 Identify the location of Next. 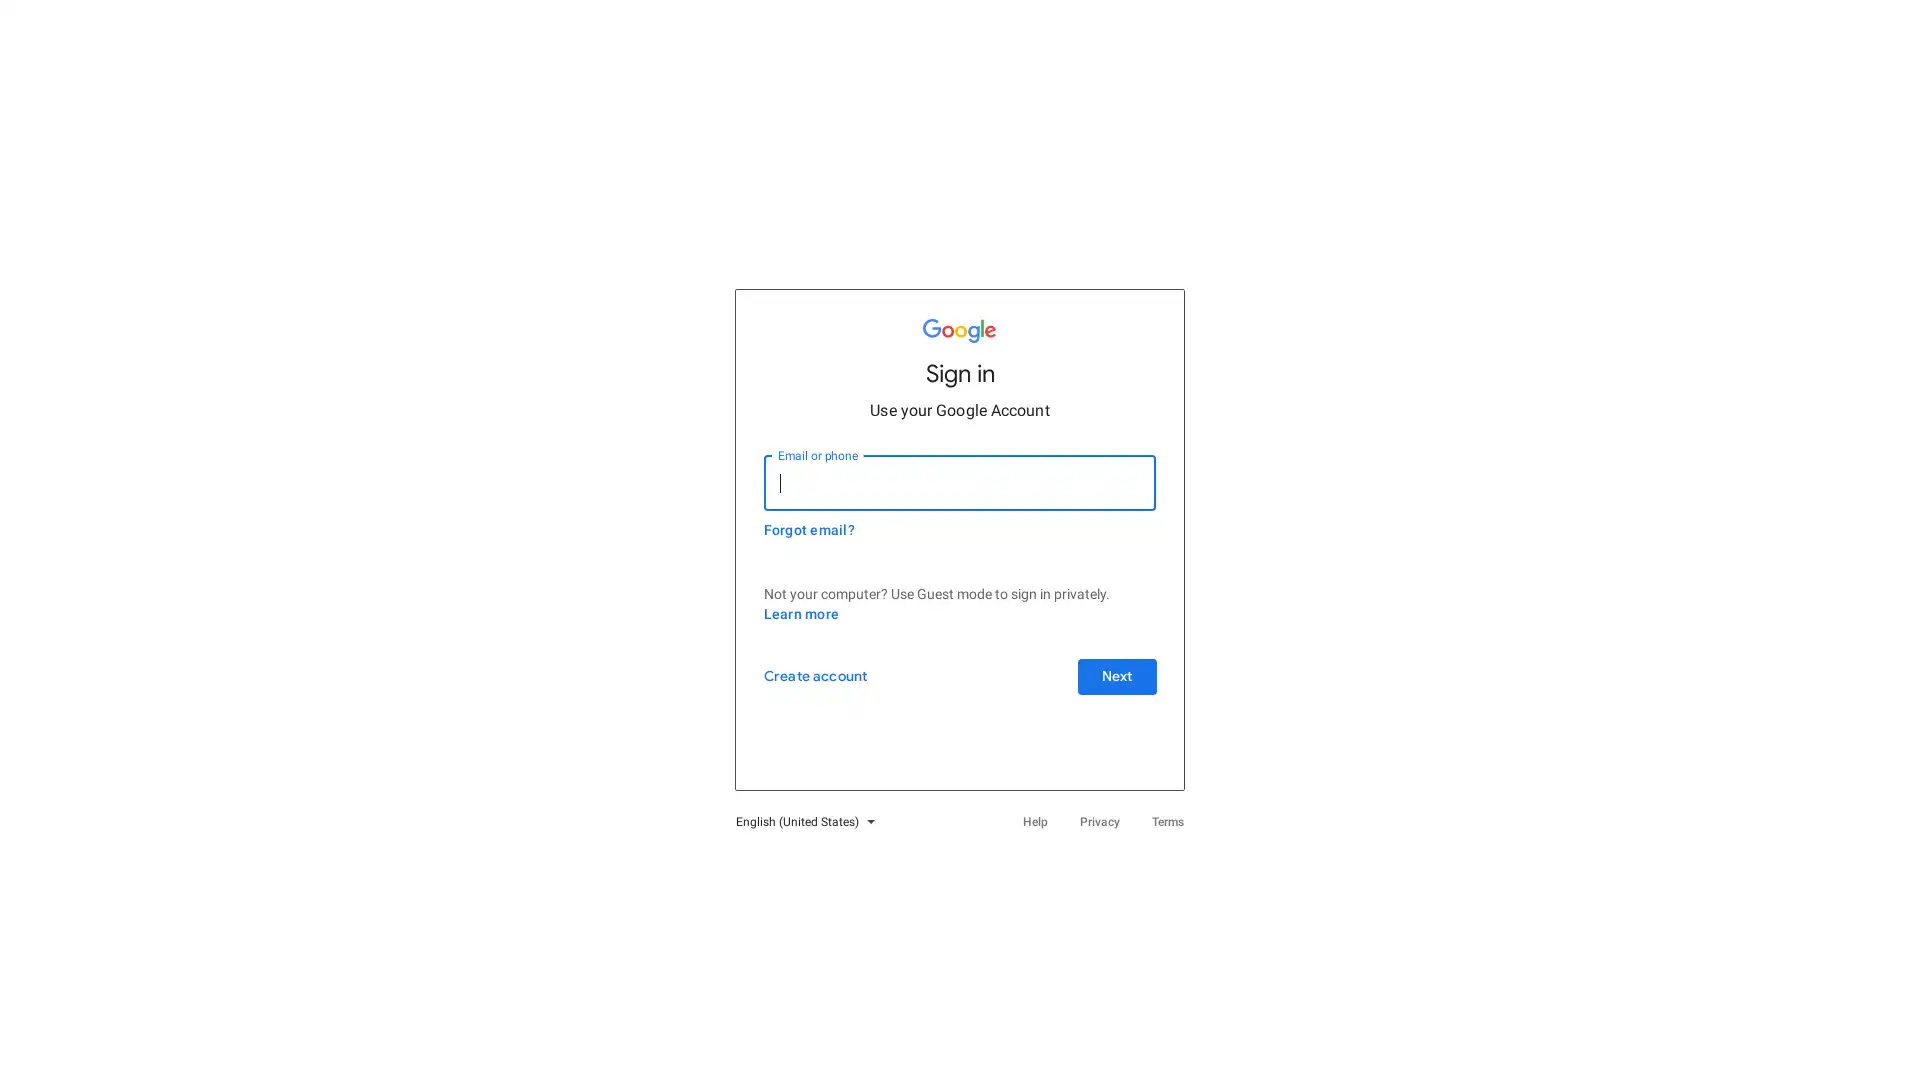
(1103, 693).